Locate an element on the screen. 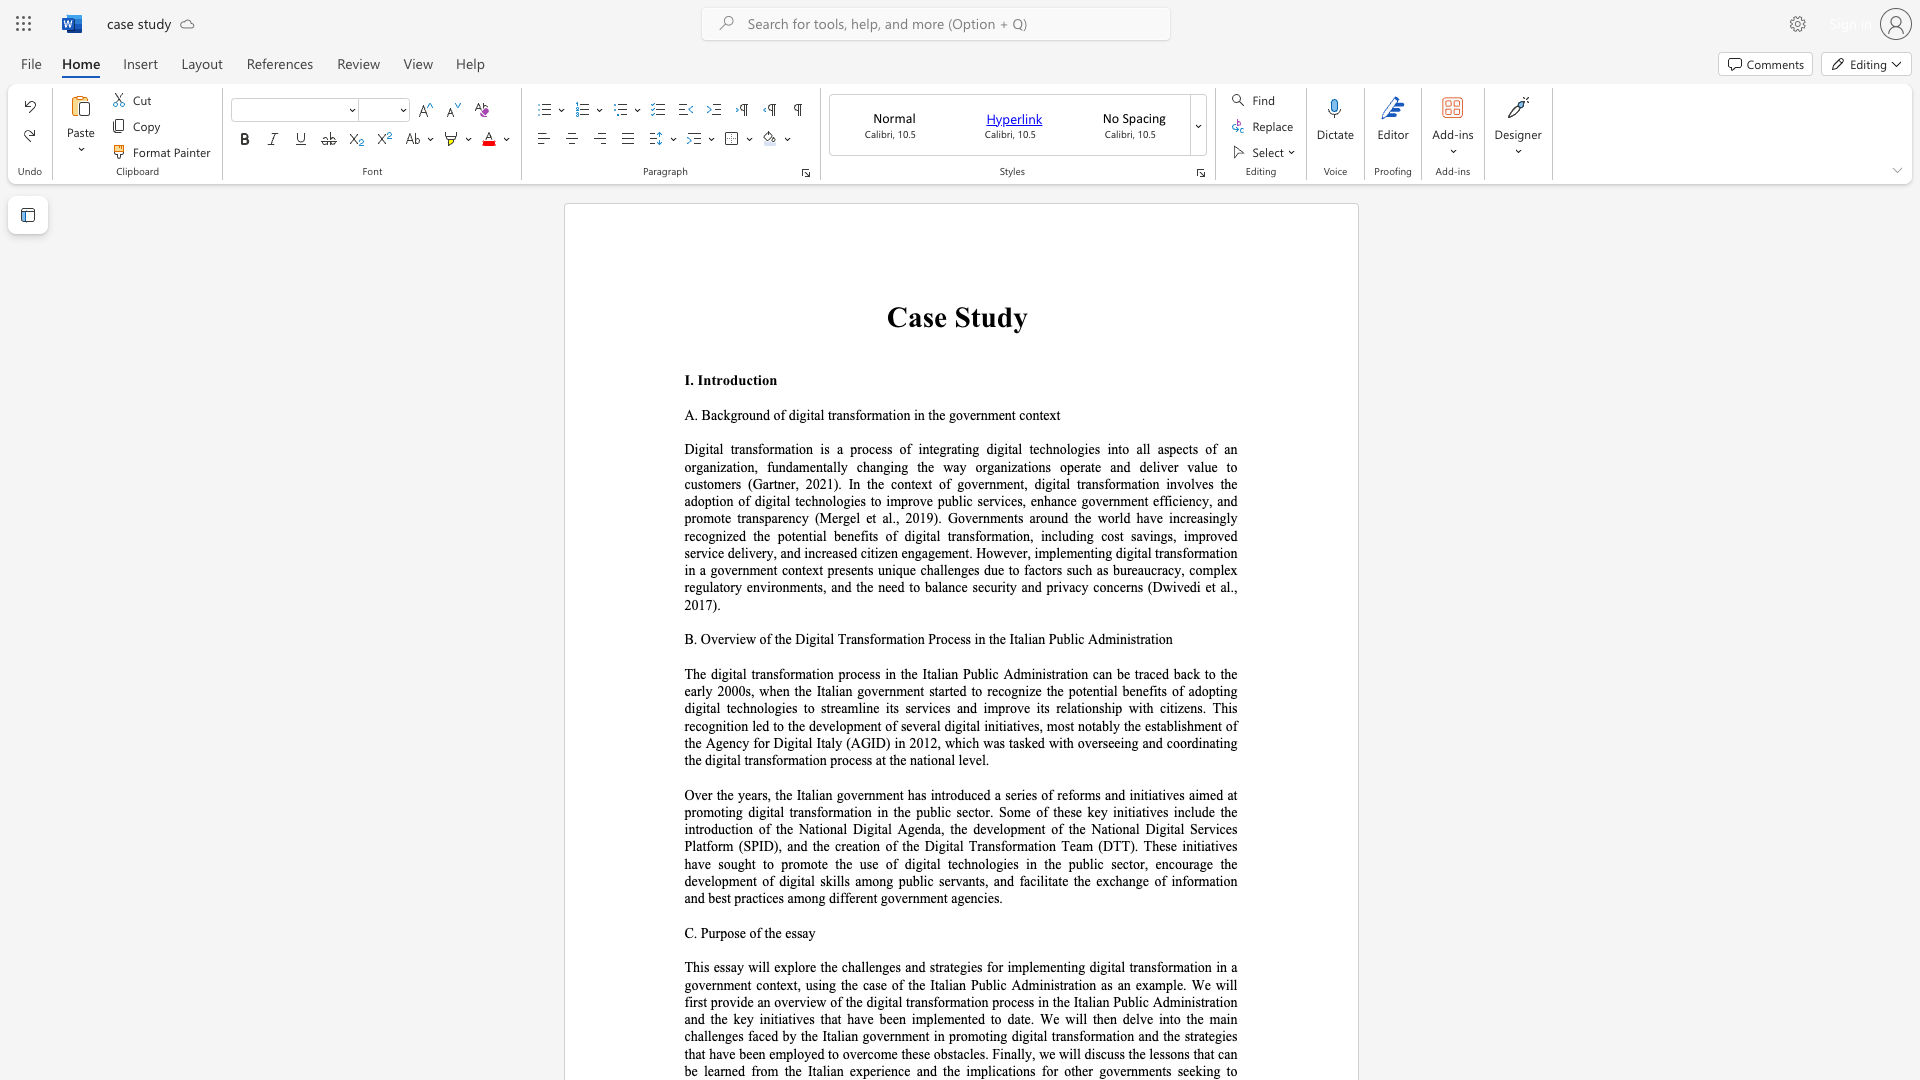  the subset text "and the key initiatives that have been implemented to date. We will then delve into the main challenges faced by the Italian government in promoting digital transformation and the strategies that have been emplo" within the text "This essay will explore the challenges and strategies for implementing digital transformation in a government context, using the case of the Italian Public Administration as an example. We will first provide an overview of the digital transformation process in the Italian Public Administration and the key initiatives that have been implemented to date. We will then delve into the main challenges faced by the Italian government in promoting digital transformation and the strategies that have been employed to" is located at coordinates (684, 1019).